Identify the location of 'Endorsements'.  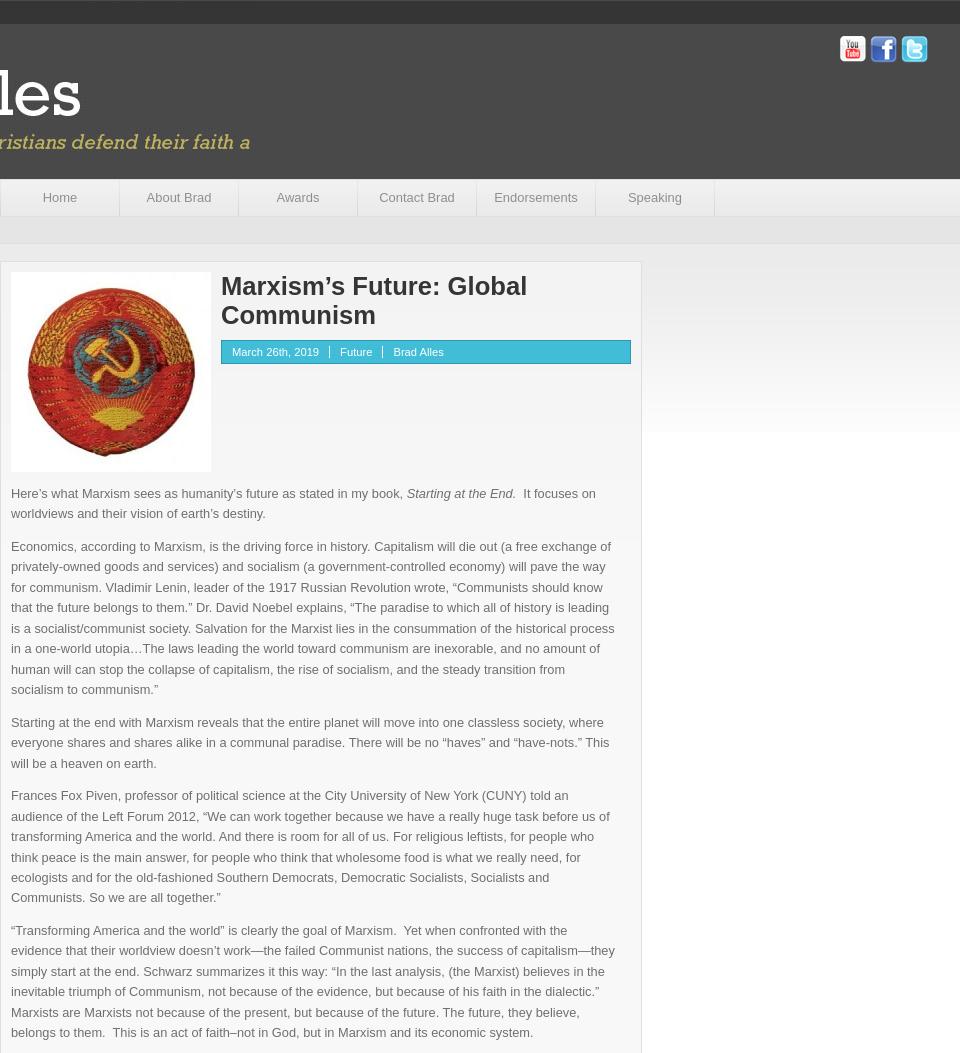
(534, 197).